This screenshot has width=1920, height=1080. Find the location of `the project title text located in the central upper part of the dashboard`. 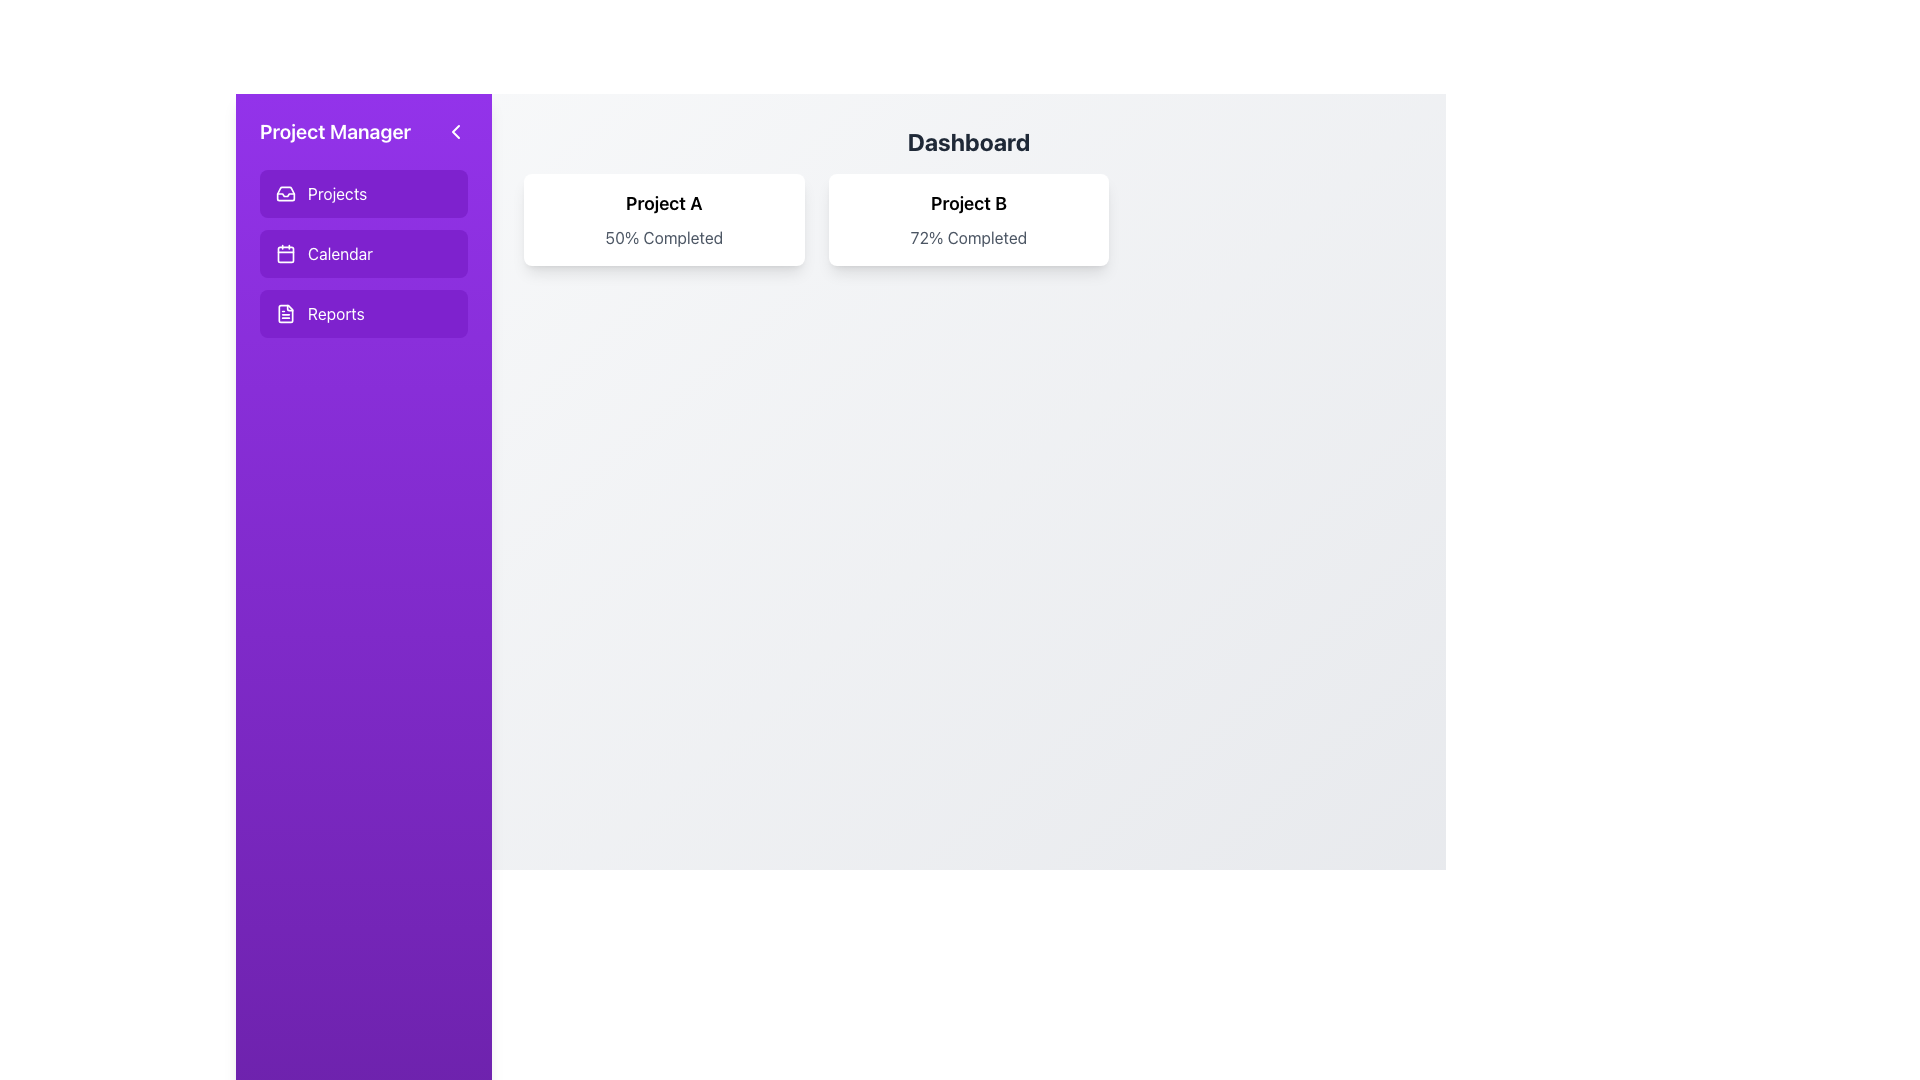

the project title text located in the central upper part of the dashboard is located at coordinates (664, 204).